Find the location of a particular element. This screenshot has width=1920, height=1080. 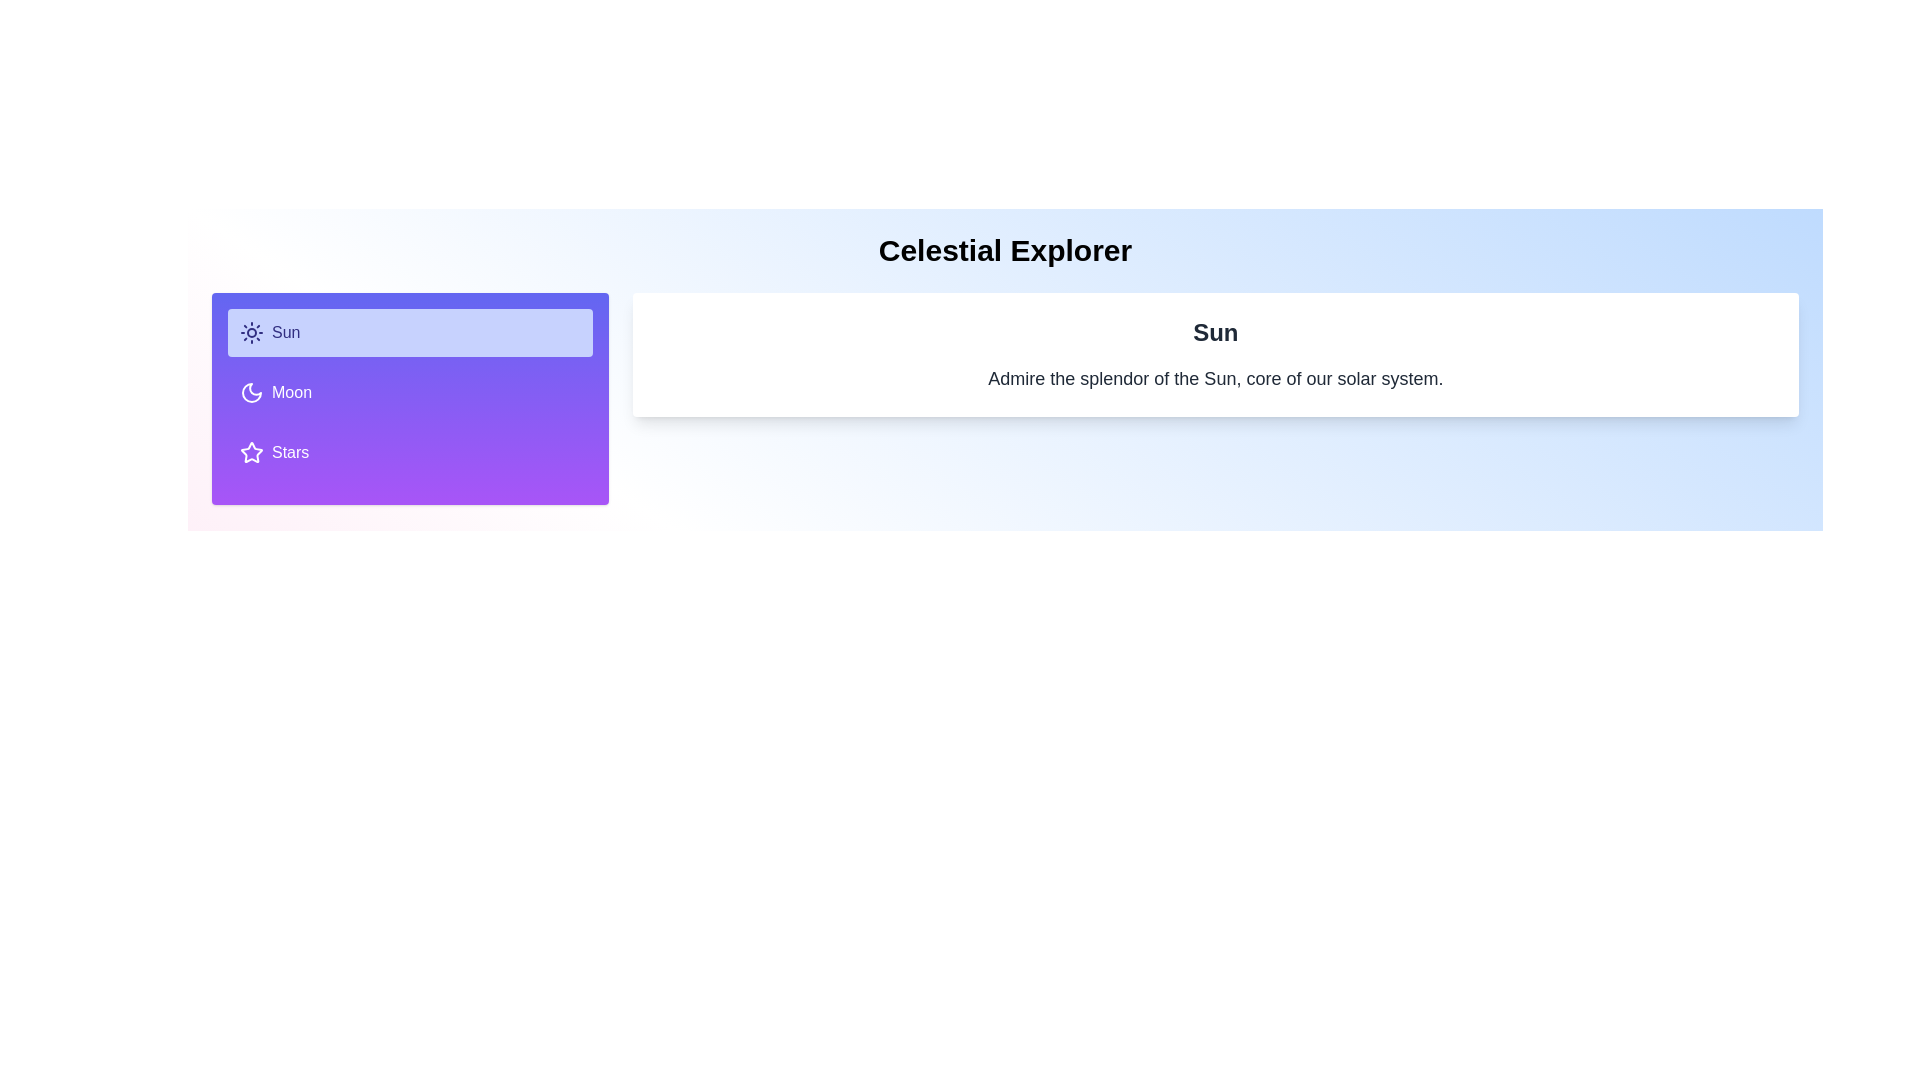

the tab labeled Sun is located at coordinates (409, 331).